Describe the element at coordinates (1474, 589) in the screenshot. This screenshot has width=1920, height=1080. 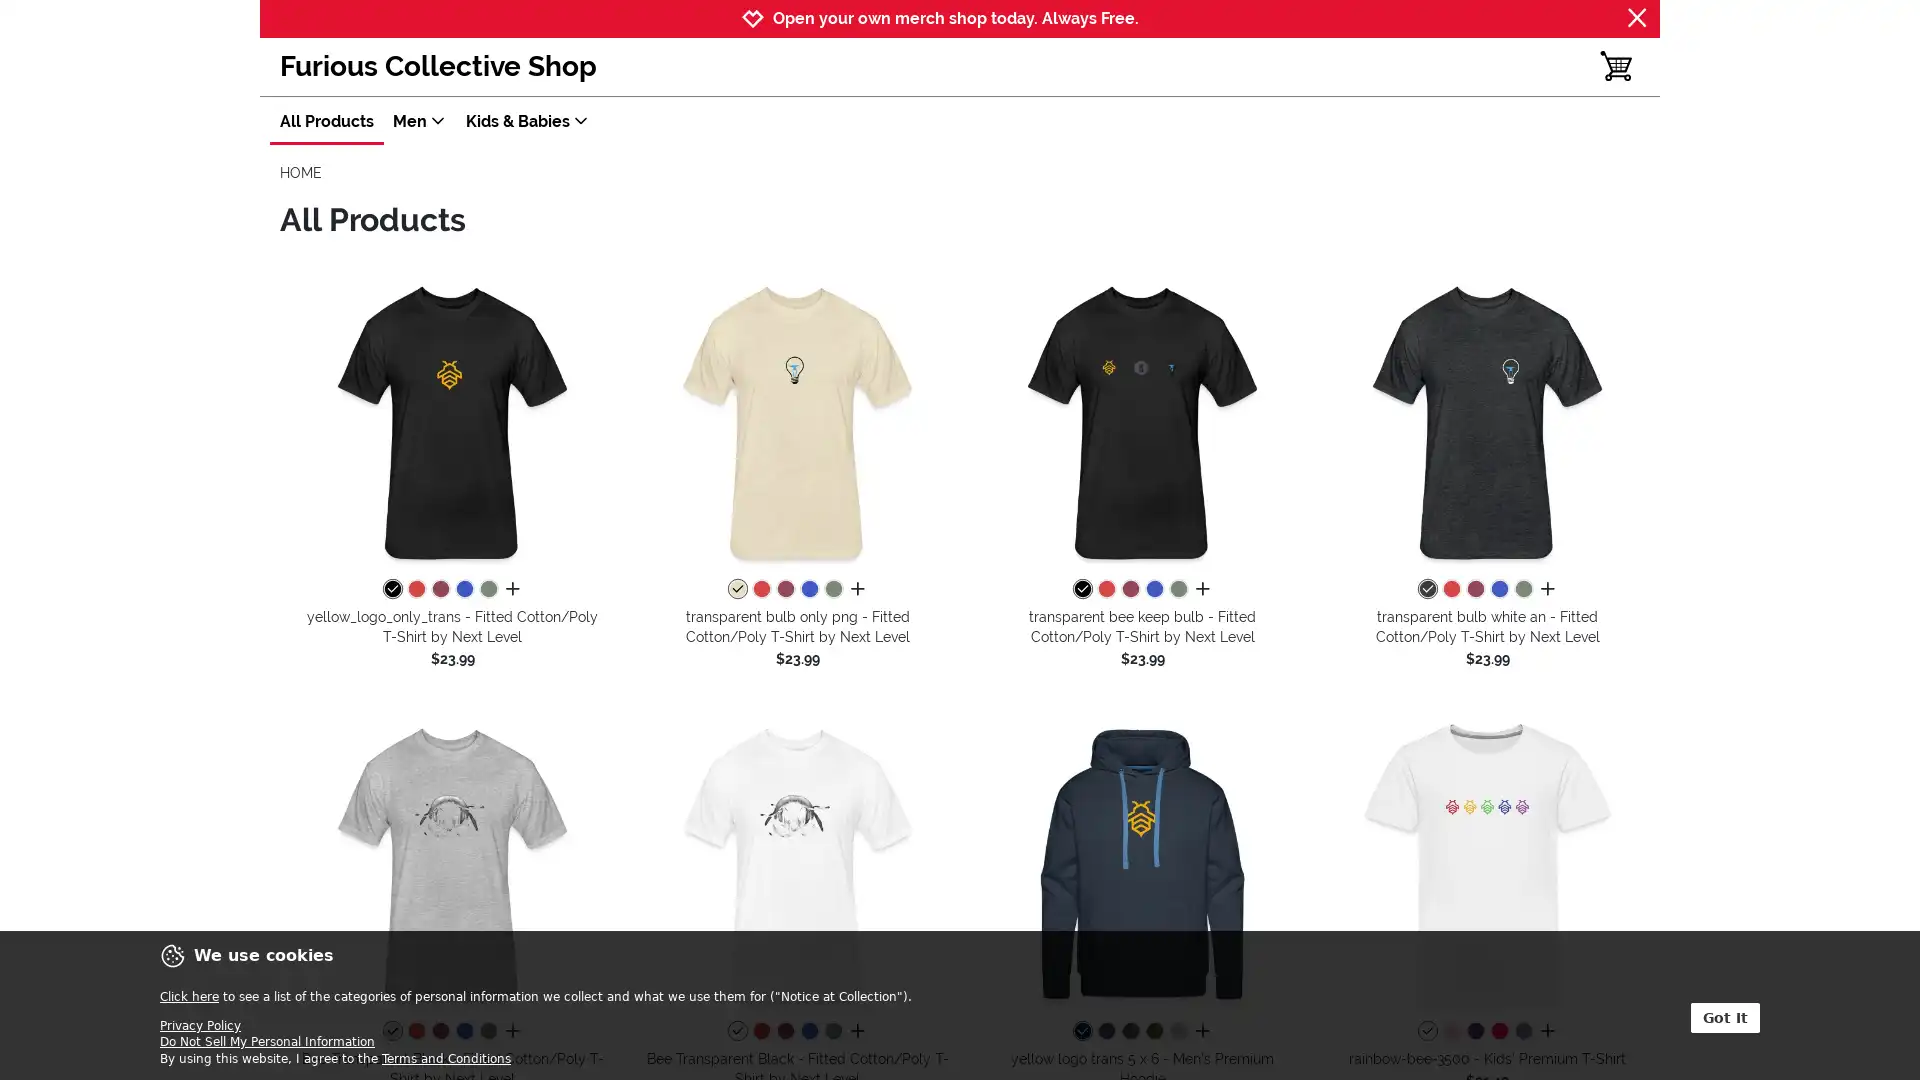
I see `heather burgundy` at that location.